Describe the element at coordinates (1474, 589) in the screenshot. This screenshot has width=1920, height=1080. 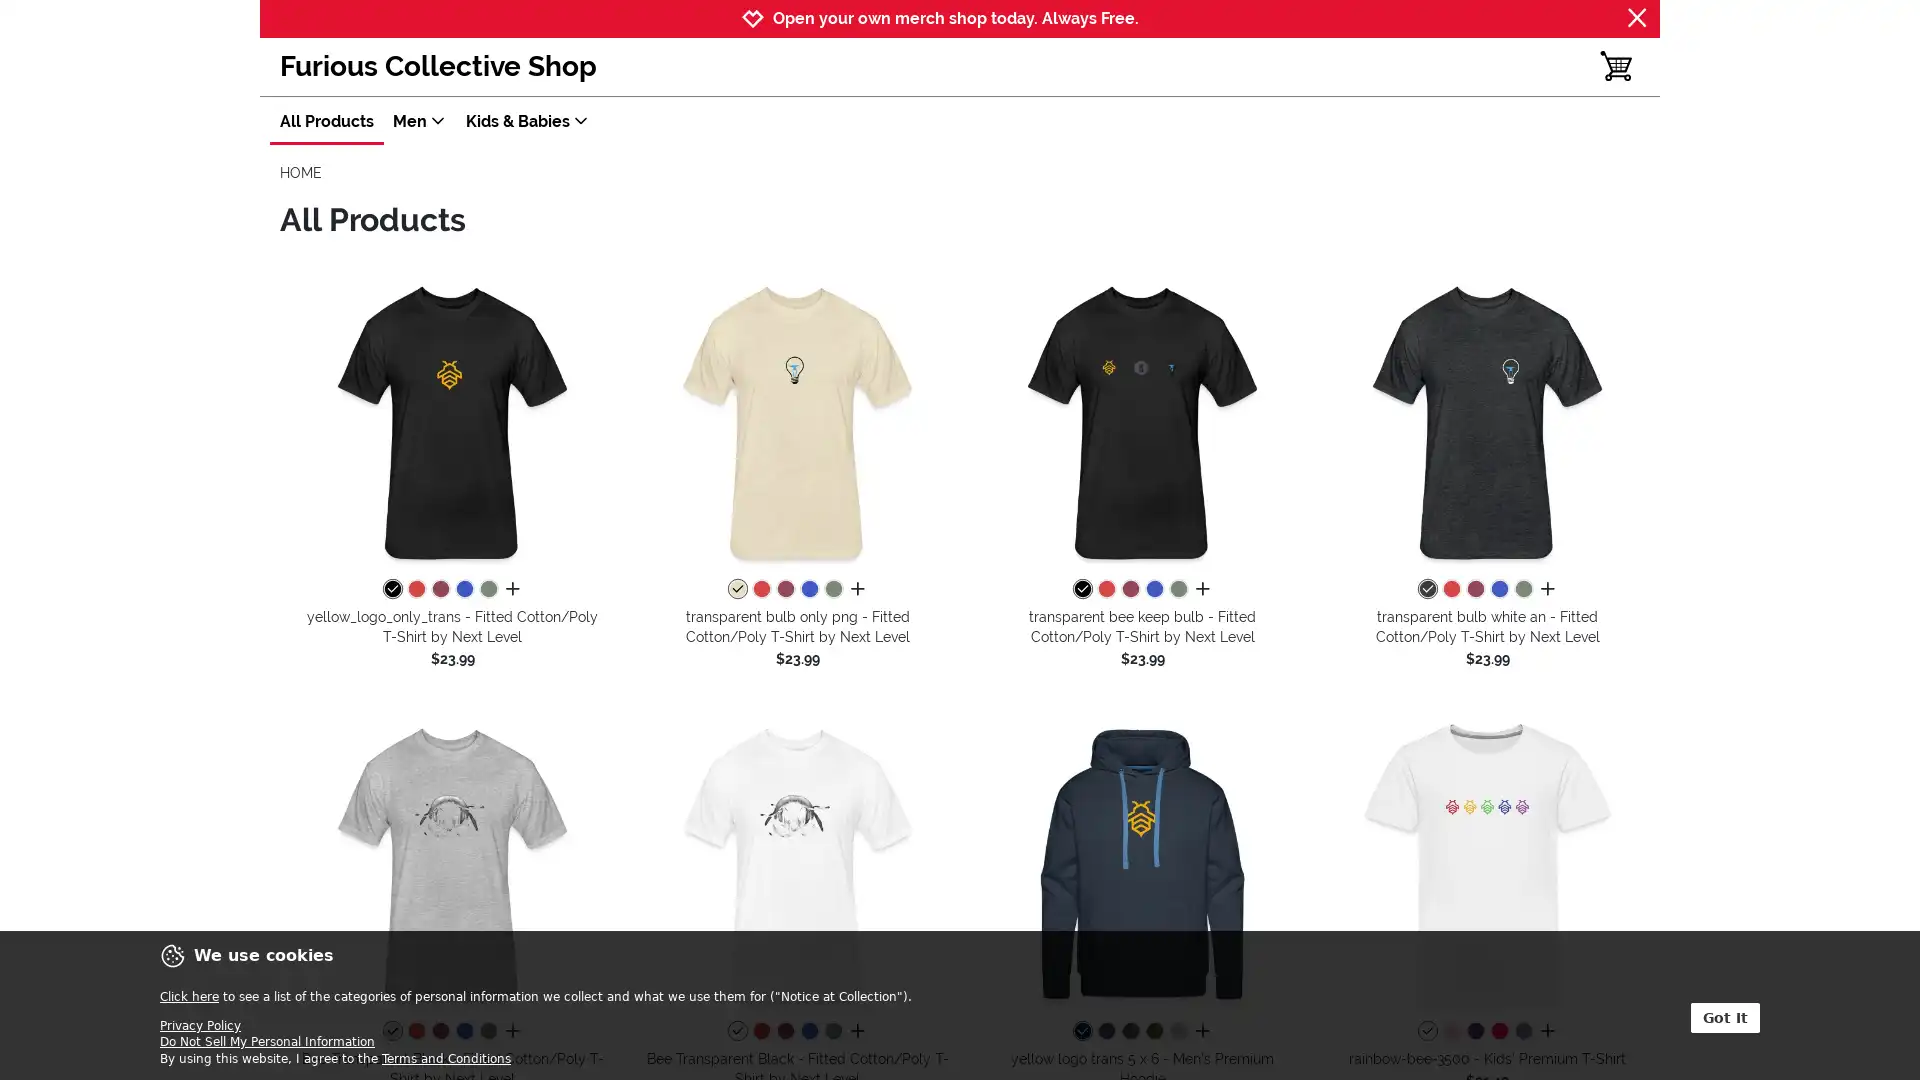
I see `heather burgundy` at that location.